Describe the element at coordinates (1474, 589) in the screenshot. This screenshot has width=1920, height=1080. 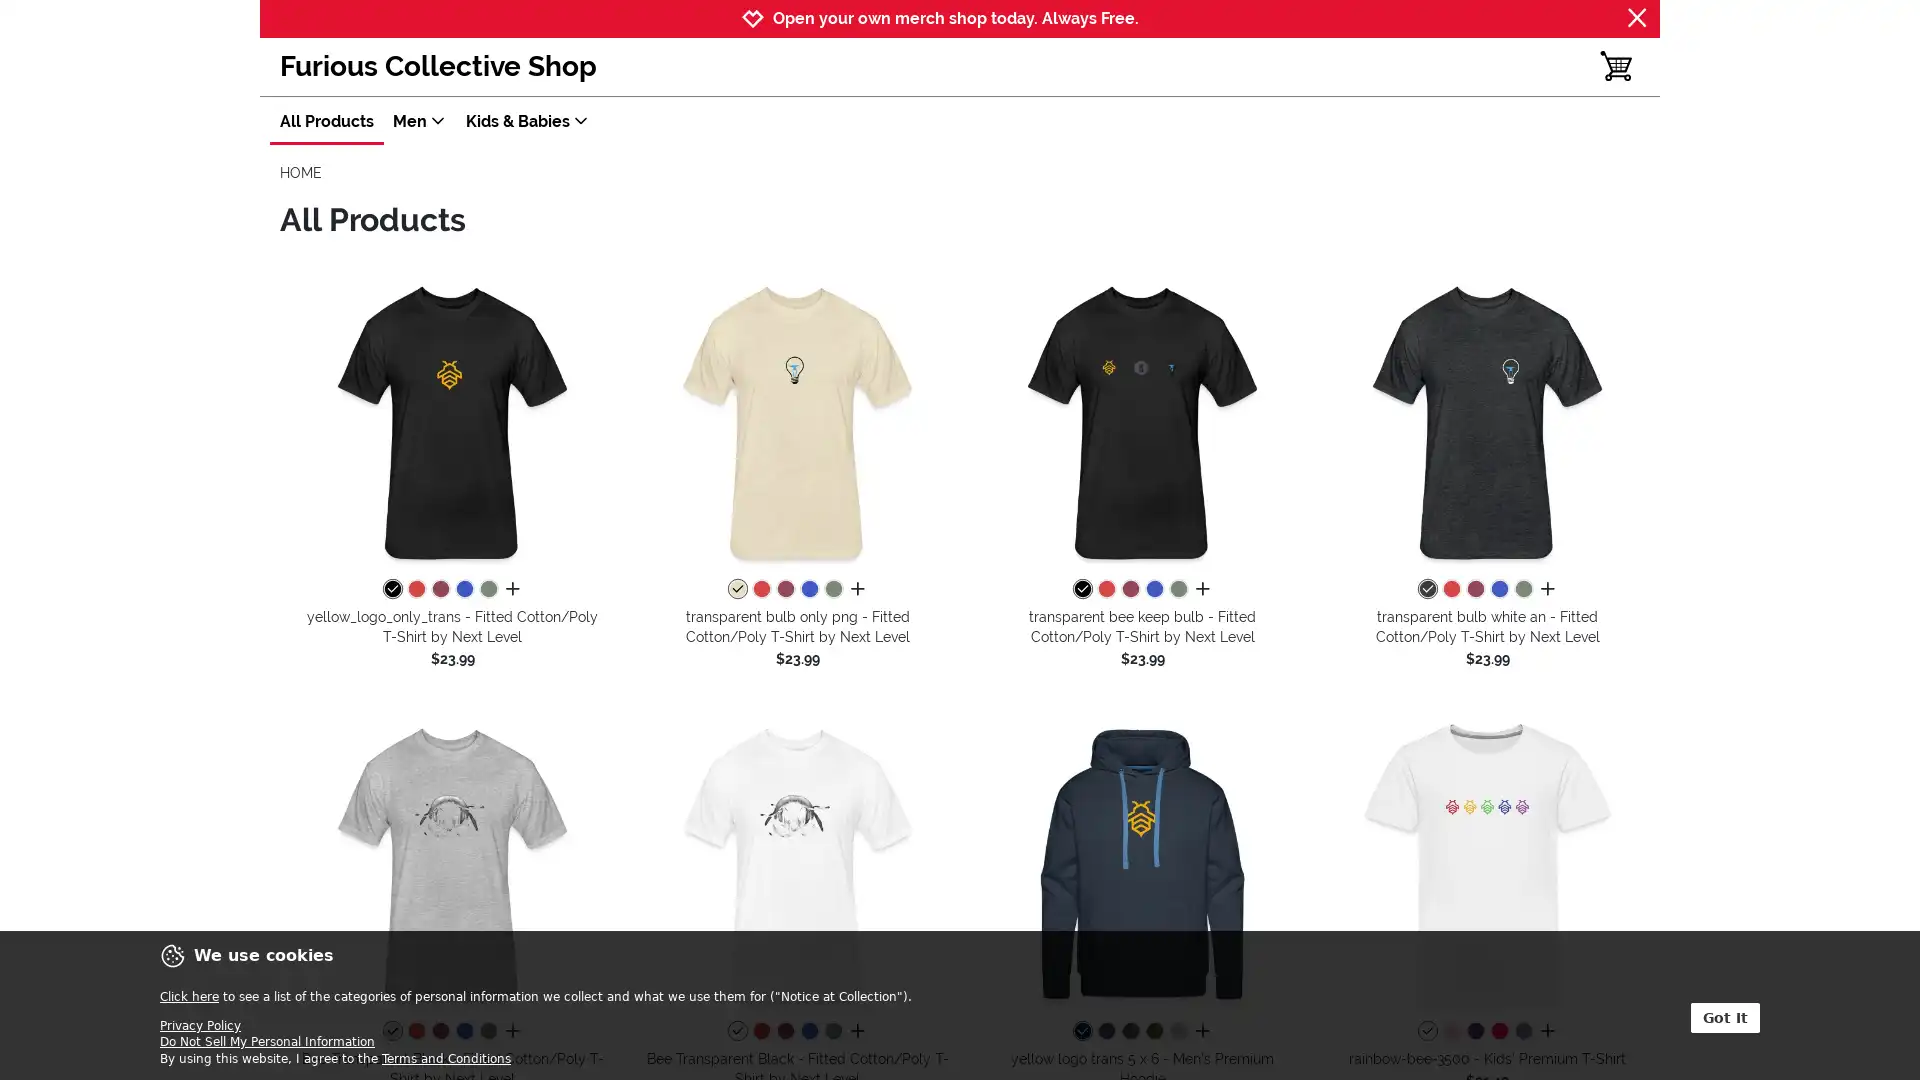
I see `heather burgundy` at that location.